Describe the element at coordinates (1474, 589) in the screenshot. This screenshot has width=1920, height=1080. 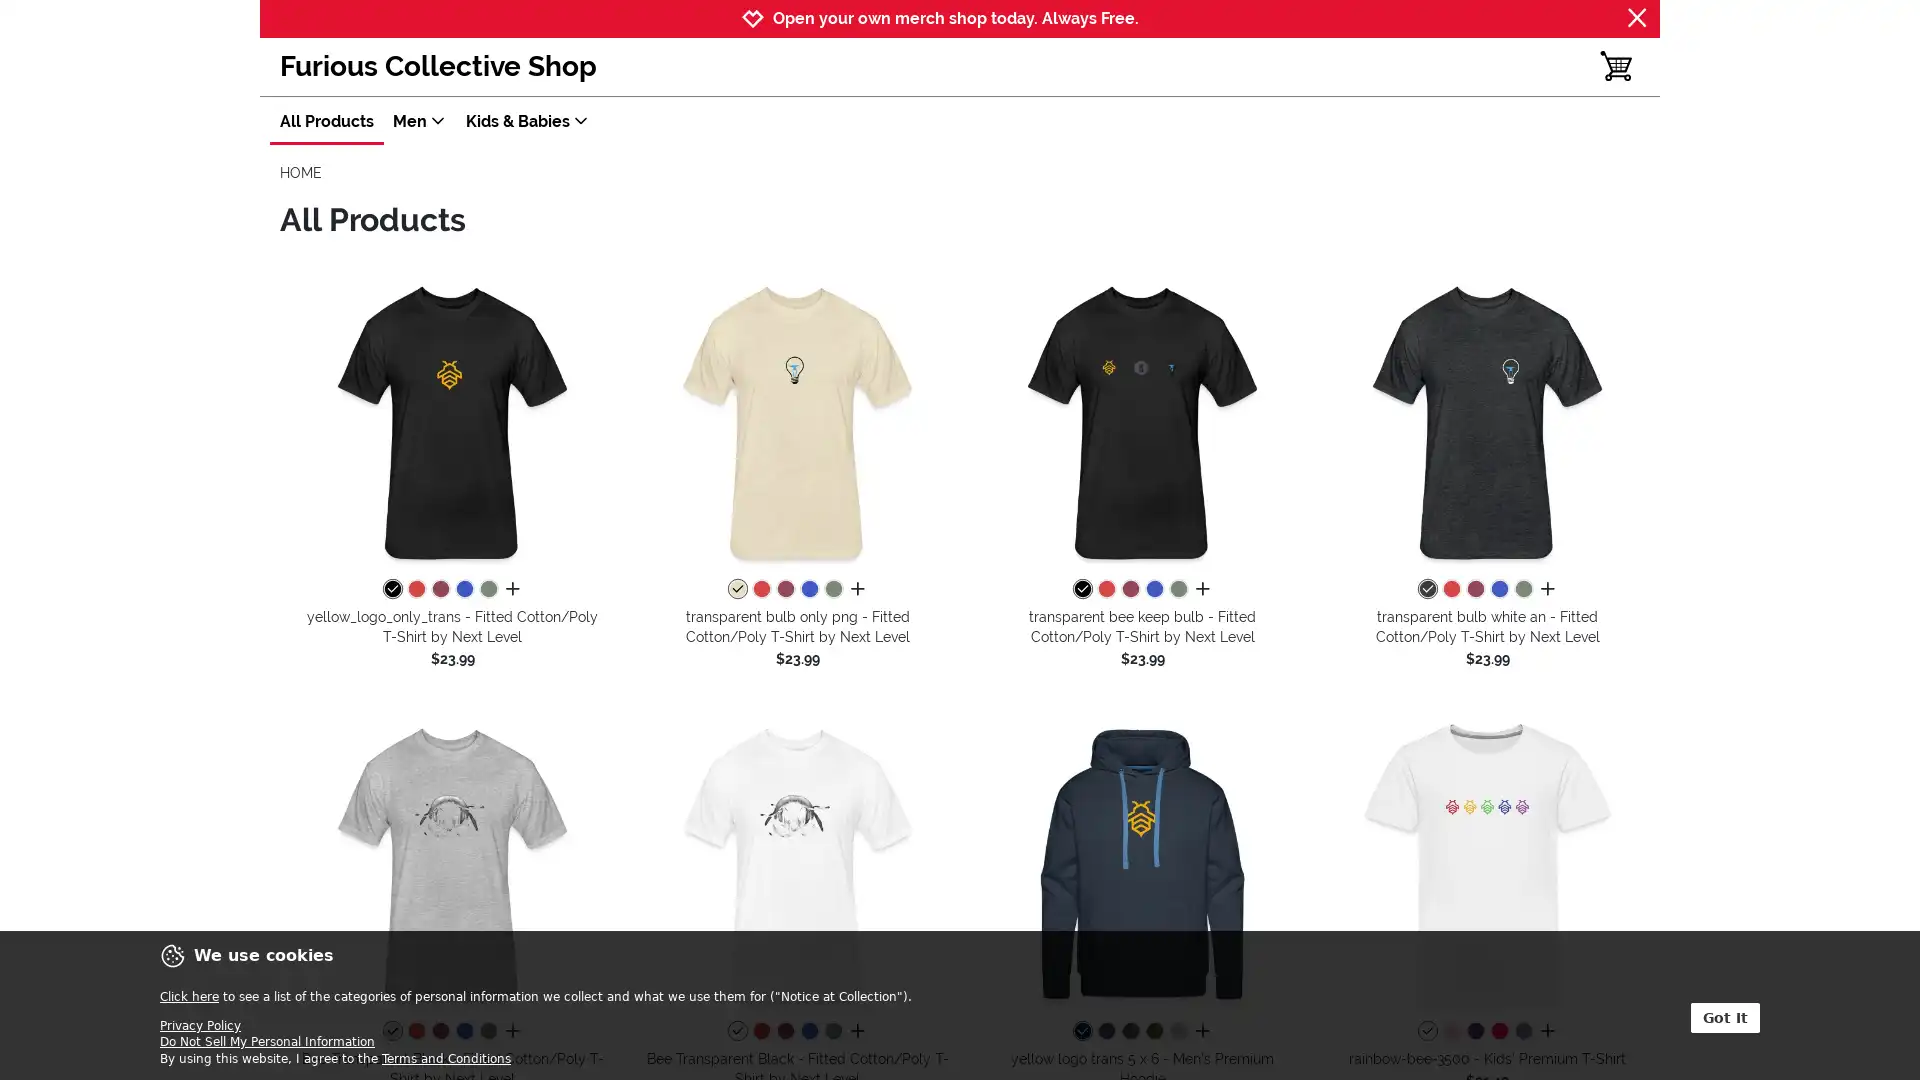
I see `heather burgundy` at that location.